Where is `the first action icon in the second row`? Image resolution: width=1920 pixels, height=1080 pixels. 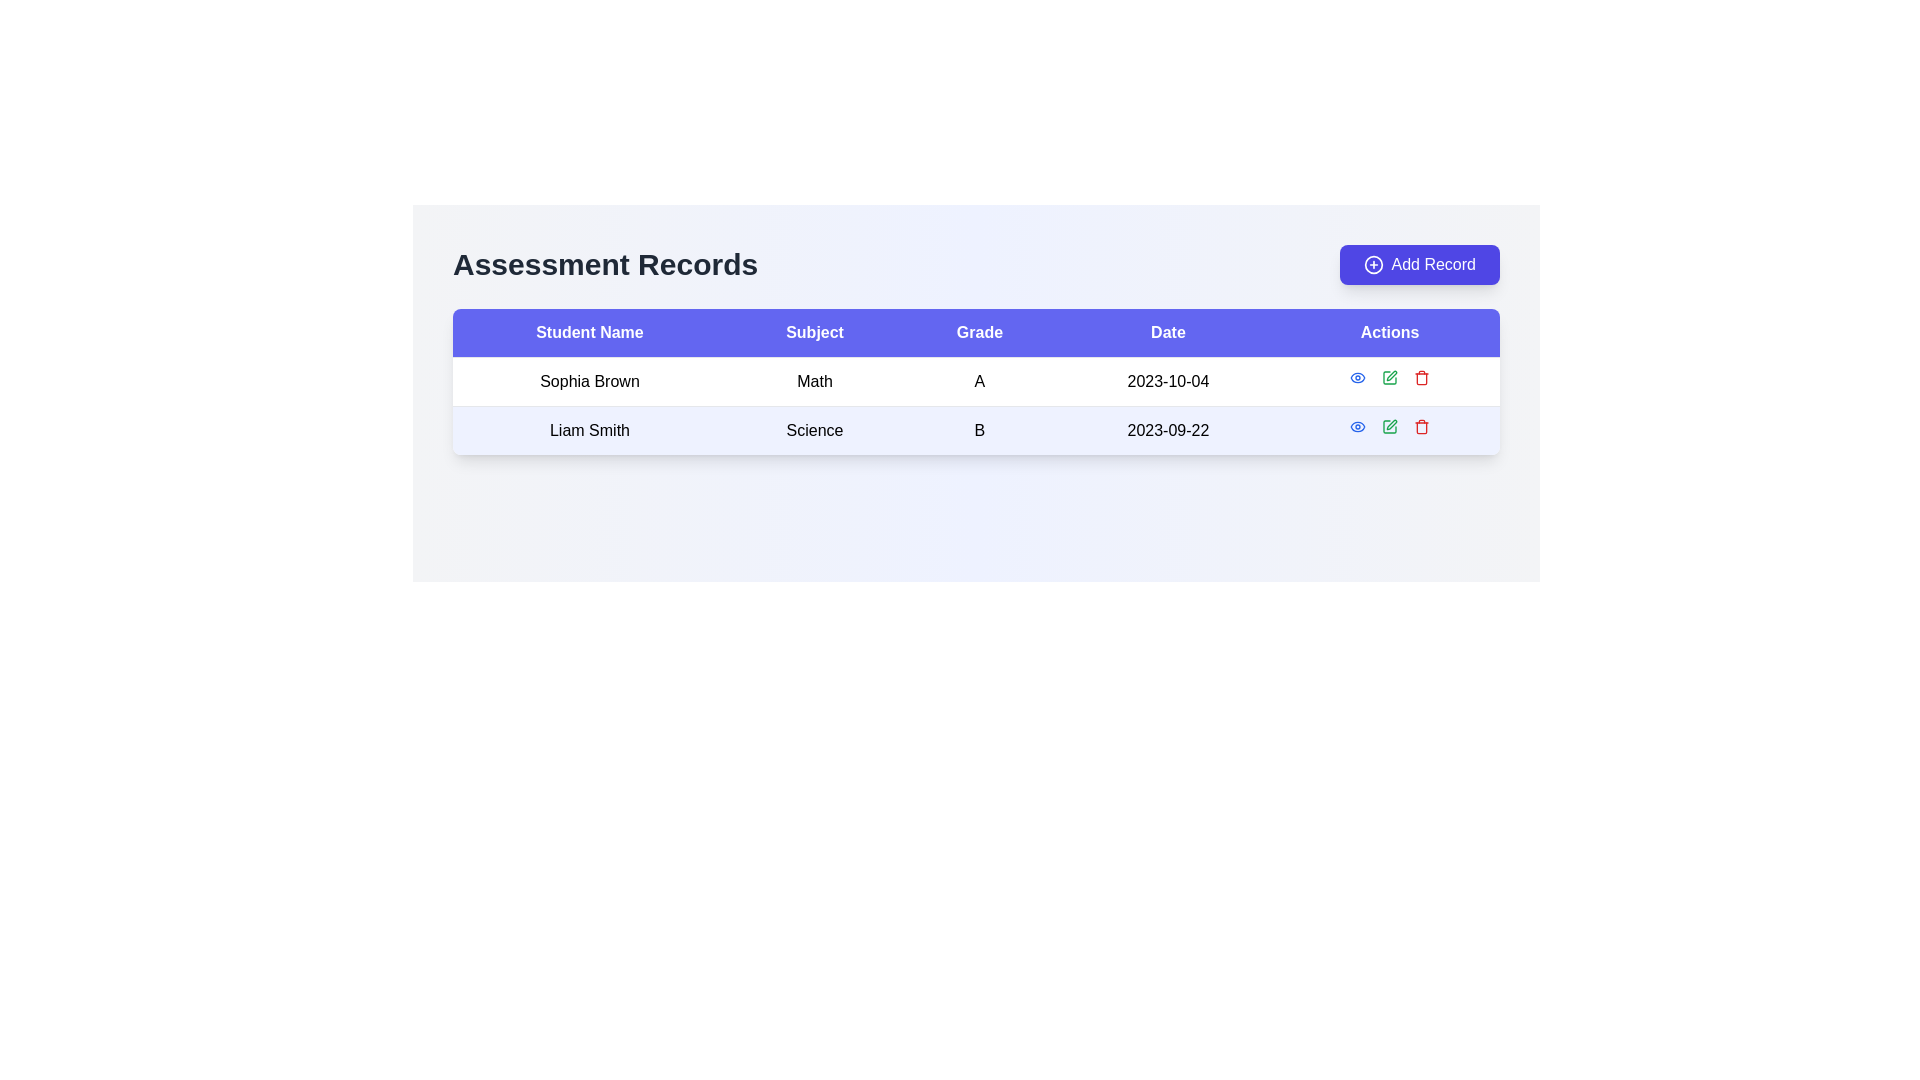 the first action icon in the second row is located at coordinates (1358, 378).